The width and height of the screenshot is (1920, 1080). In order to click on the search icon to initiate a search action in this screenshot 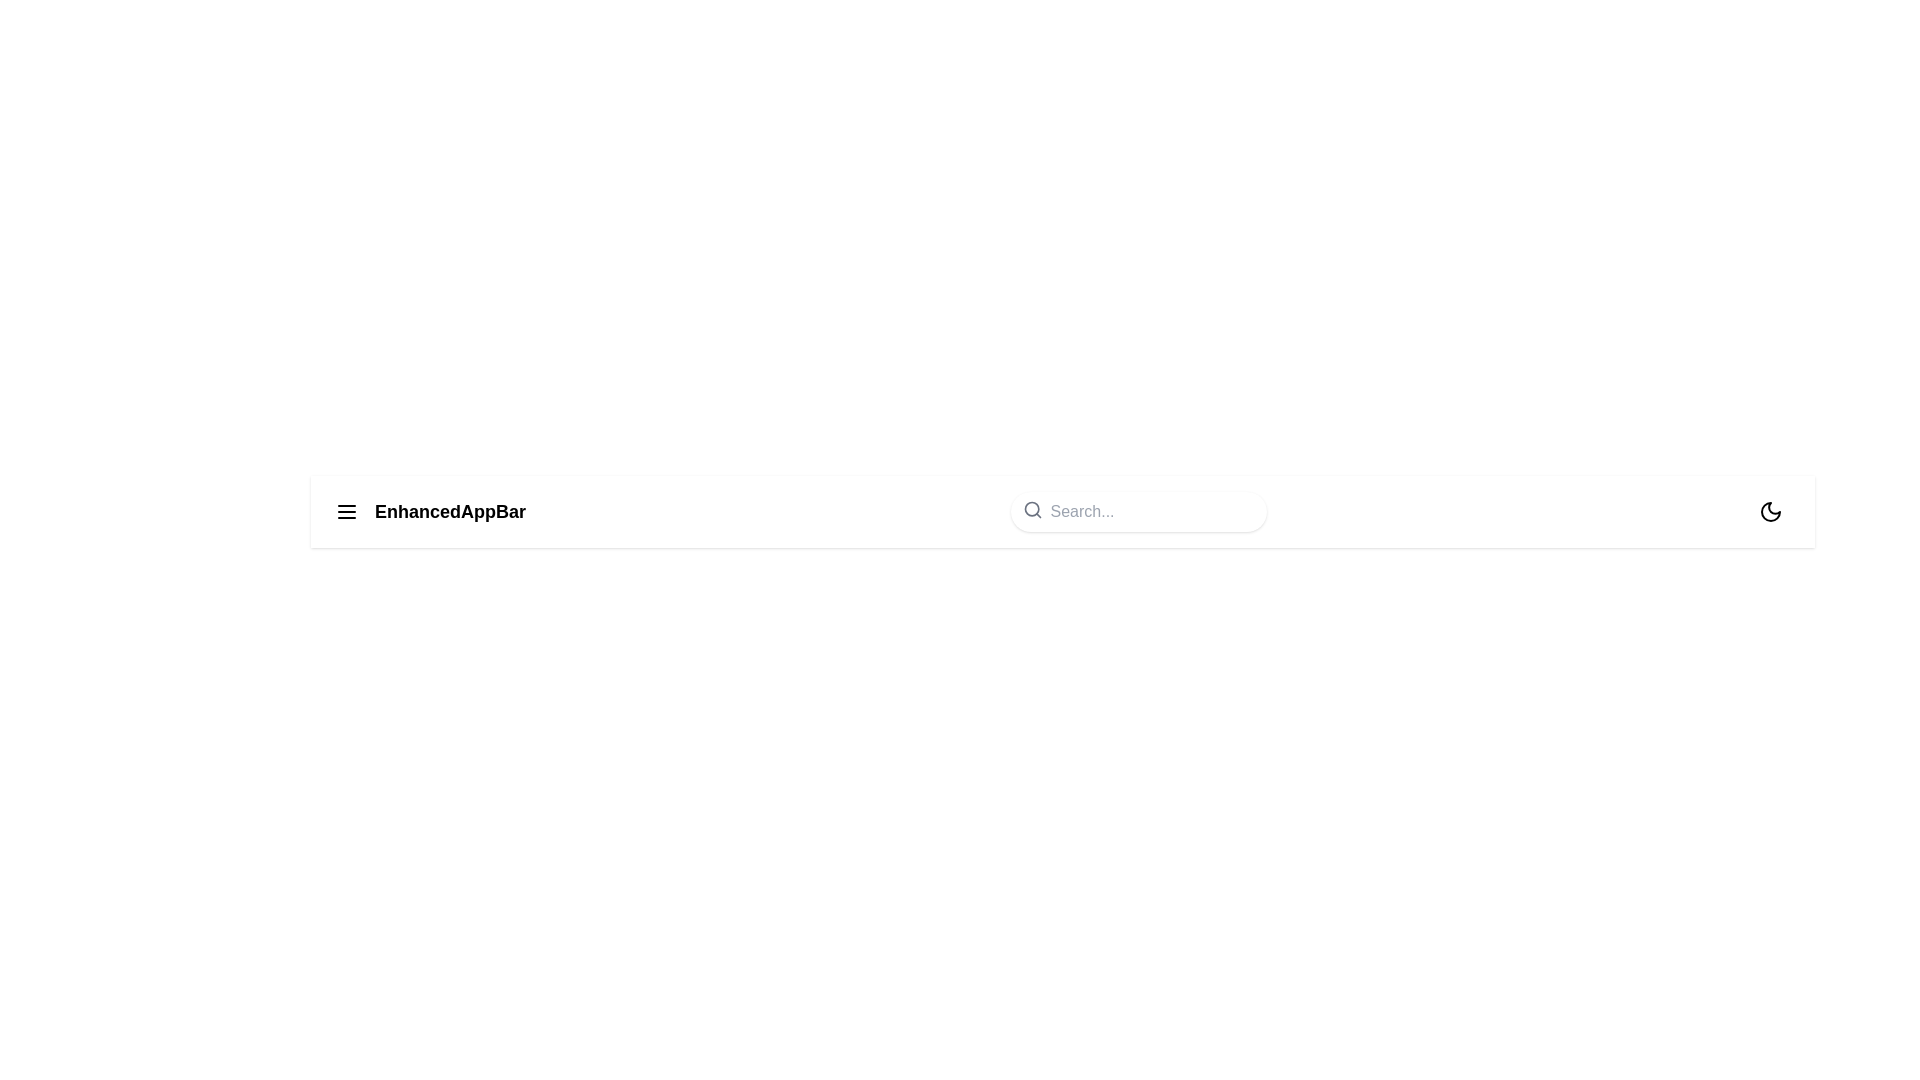, I will do `click(1032, 508)`.